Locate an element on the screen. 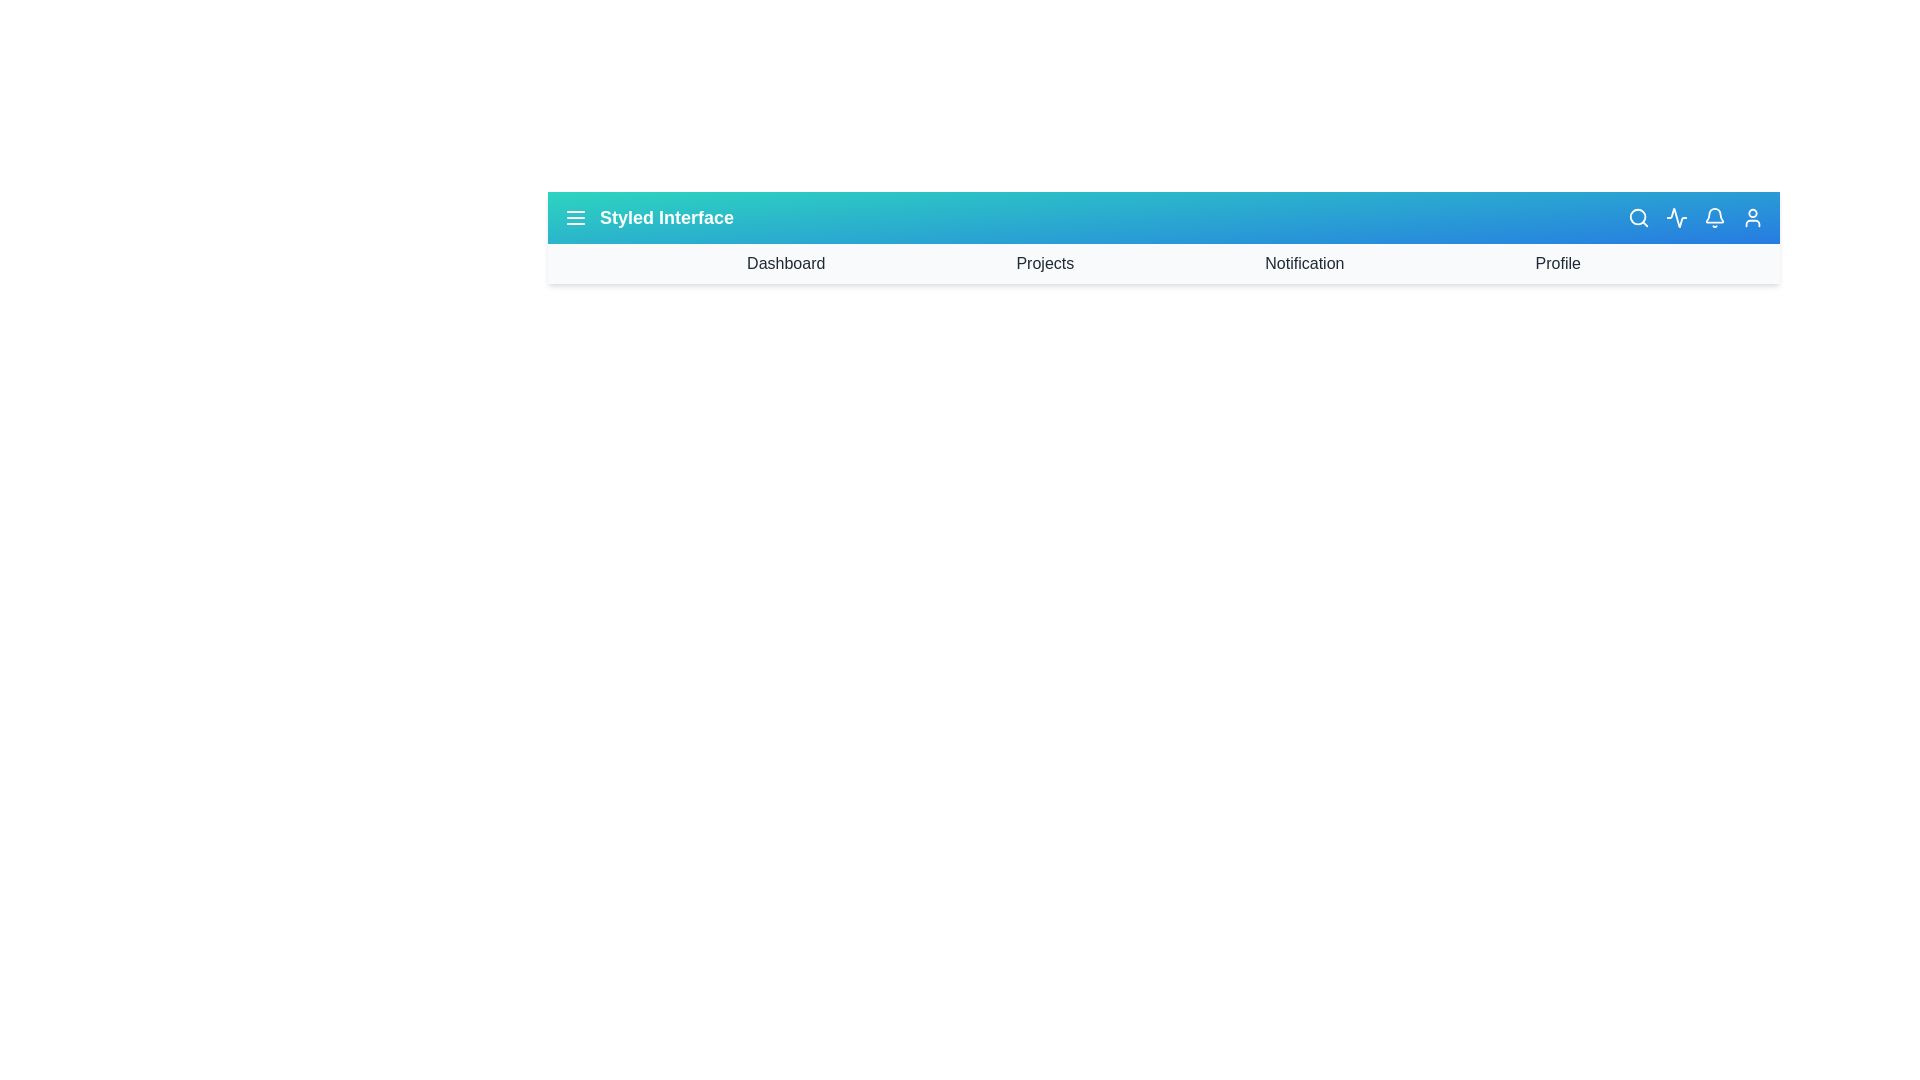  the navigation item Profile is located at coordinates (1557, 262).